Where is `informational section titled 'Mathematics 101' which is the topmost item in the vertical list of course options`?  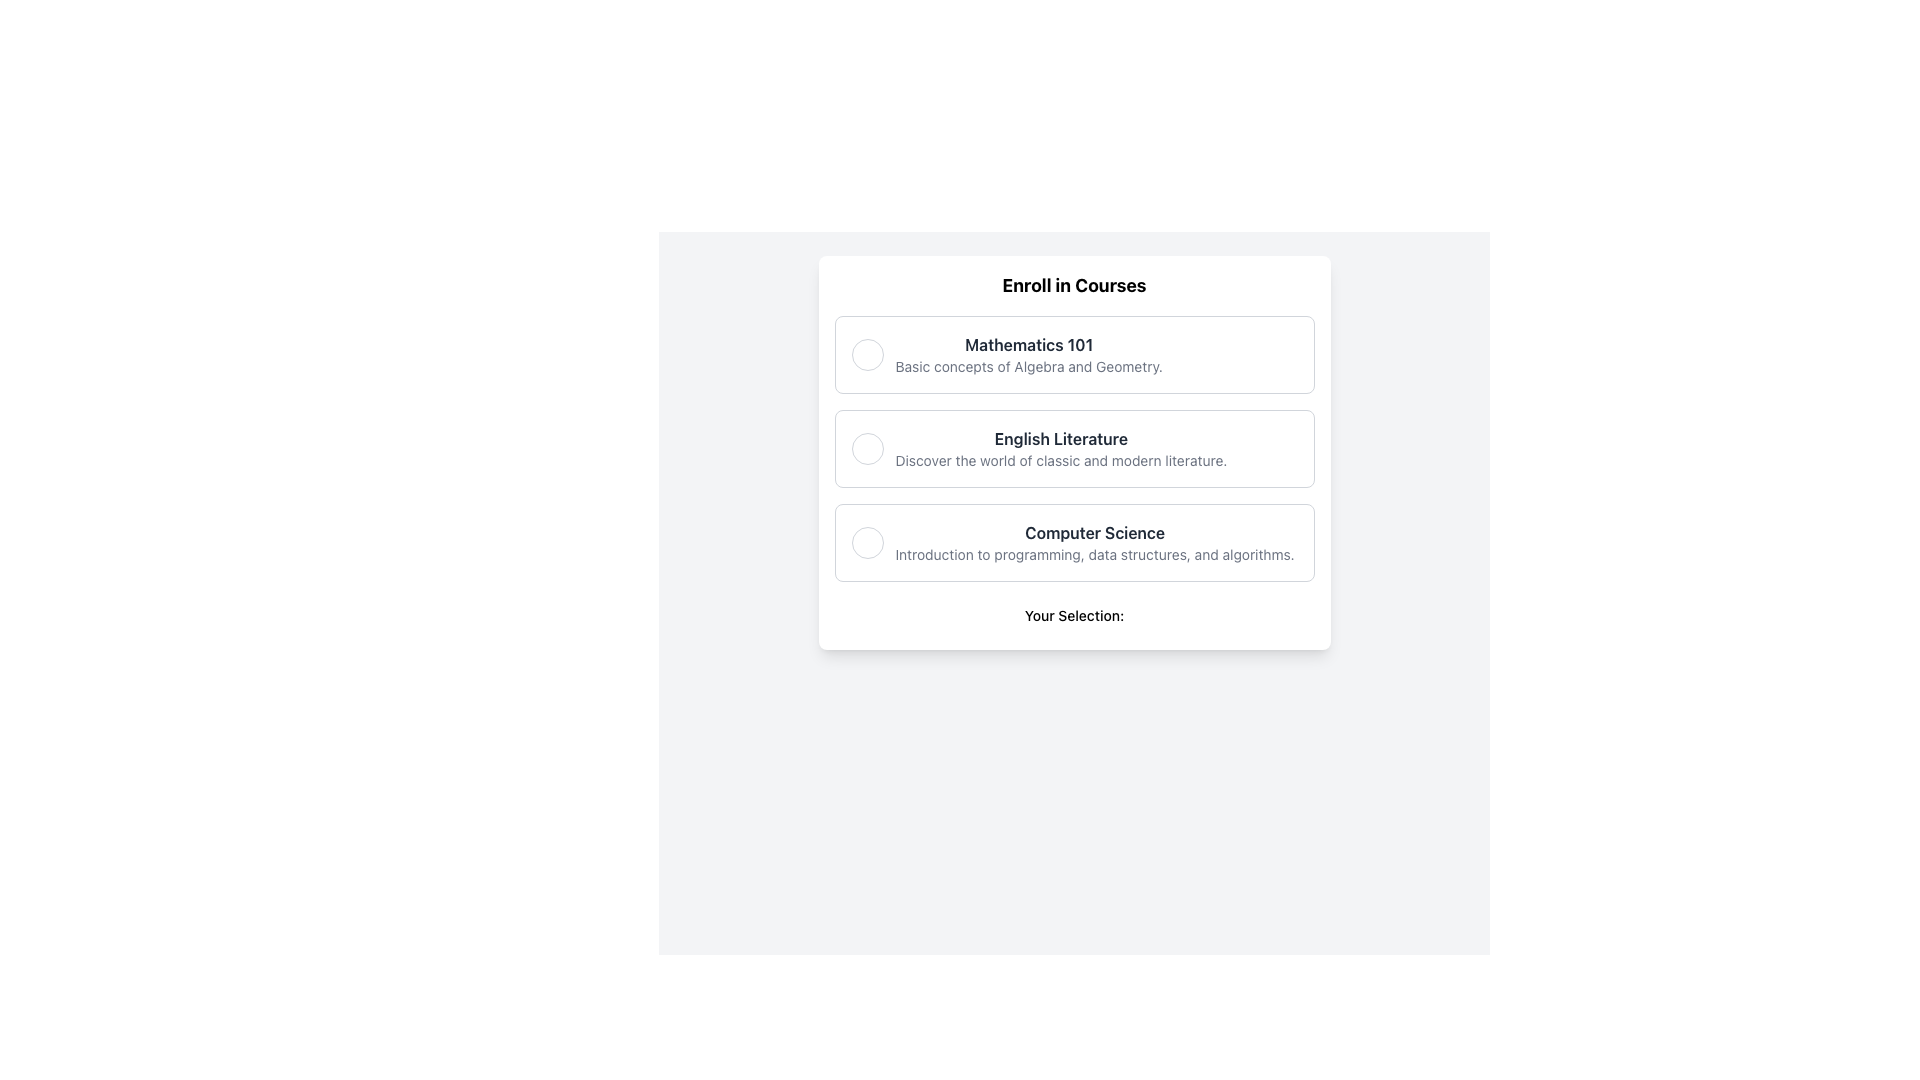
informational section titled 'Mathematics 101' which is the topmost item in the vertical list of course options is located at coordinates (1073, 353).